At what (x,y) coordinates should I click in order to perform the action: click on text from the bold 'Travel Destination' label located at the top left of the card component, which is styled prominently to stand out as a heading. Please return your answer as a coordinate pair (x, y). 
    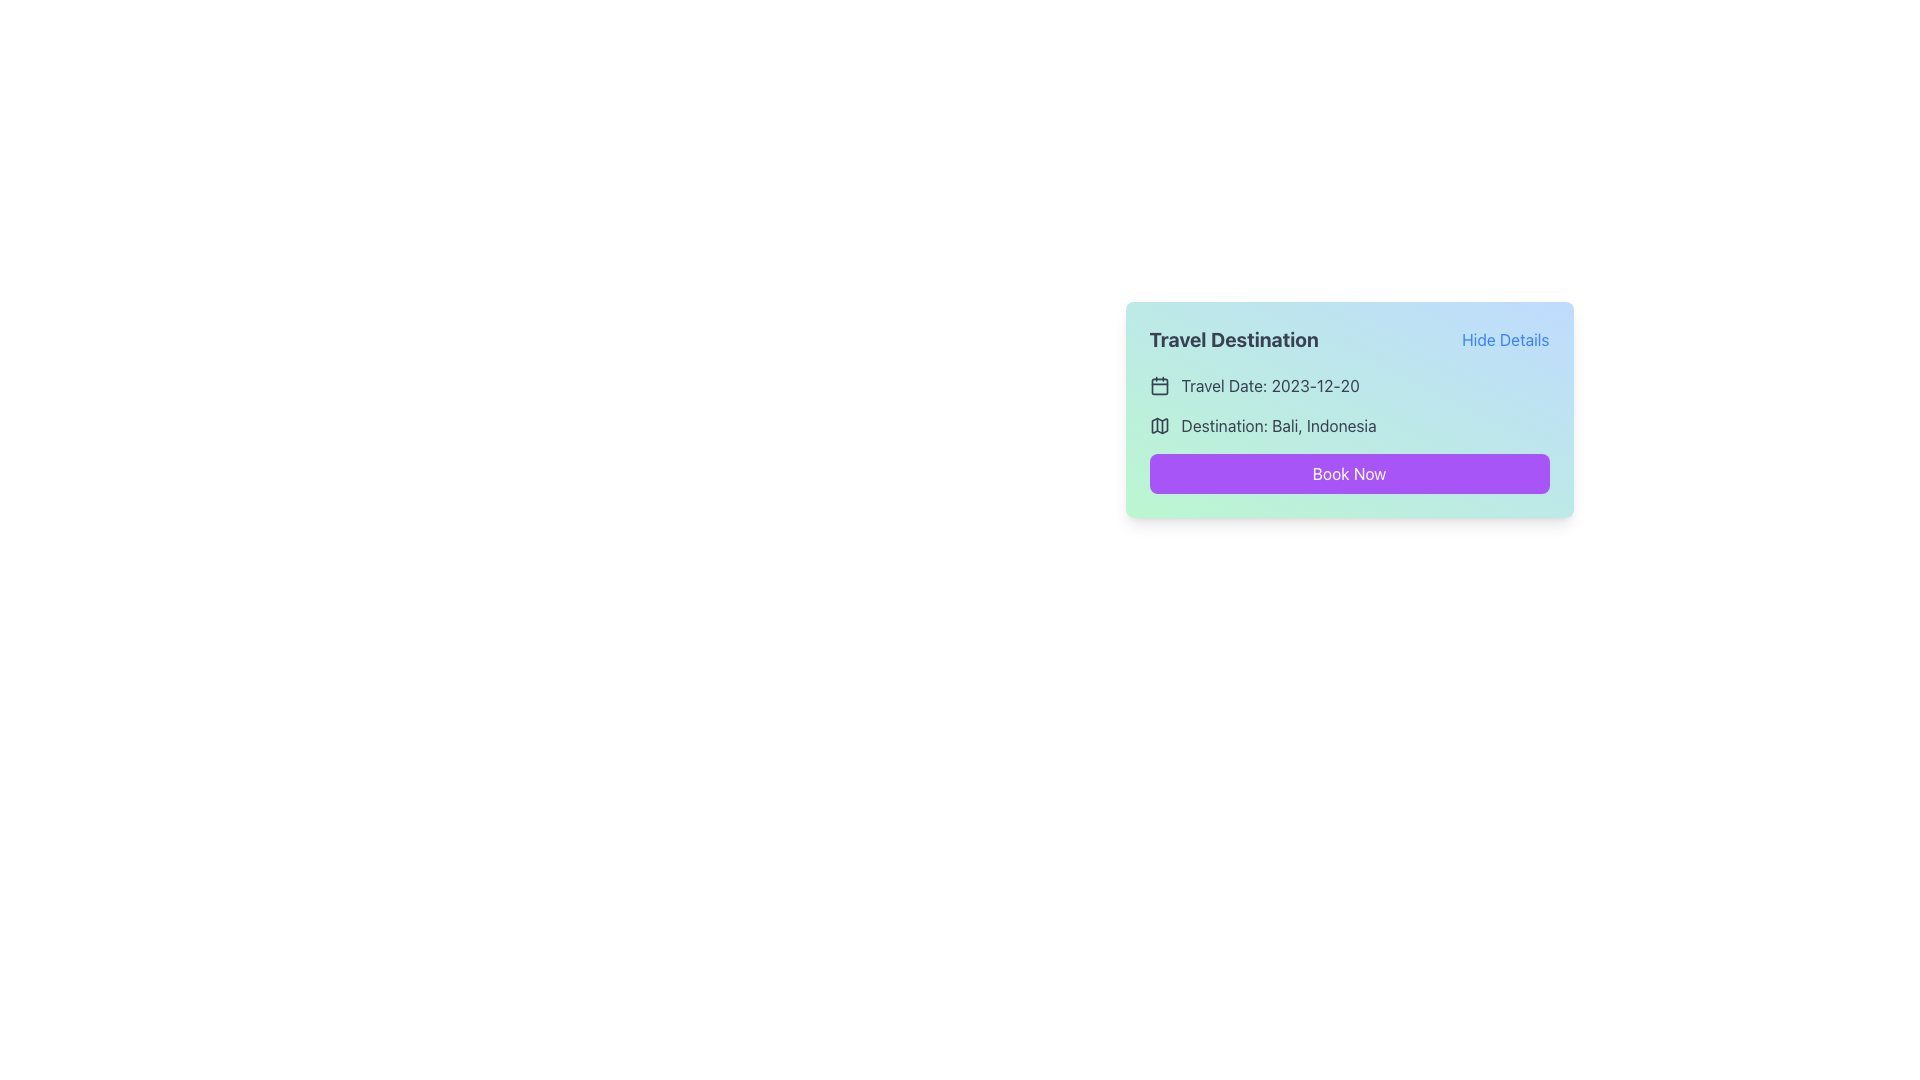
    Looking at the image, I should click on (1233, 338).